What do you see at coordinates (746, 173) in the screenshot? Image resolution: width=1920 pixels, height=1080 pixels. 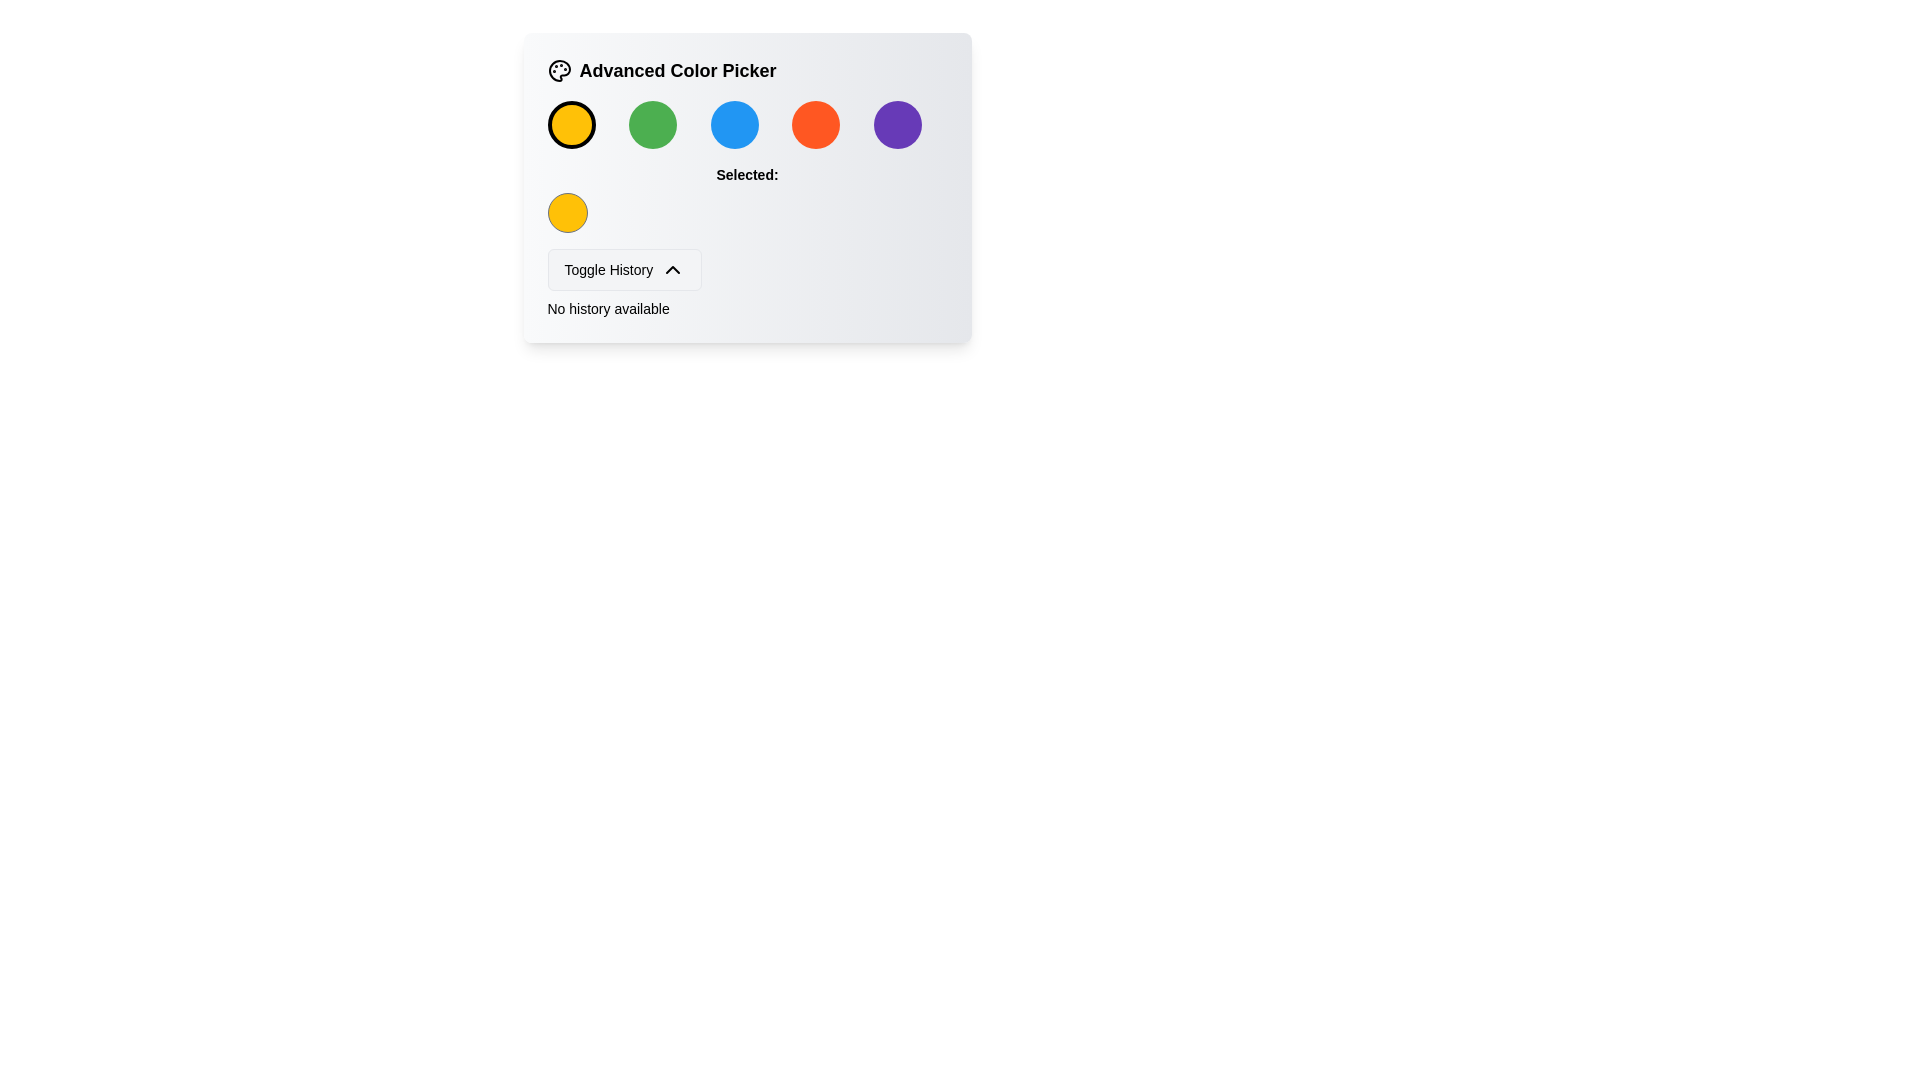 I see `text content of the label indicating the area below displays the selected color, located near the center of the interface beneath a row of circular color icons` at bounding box center [746, 173].